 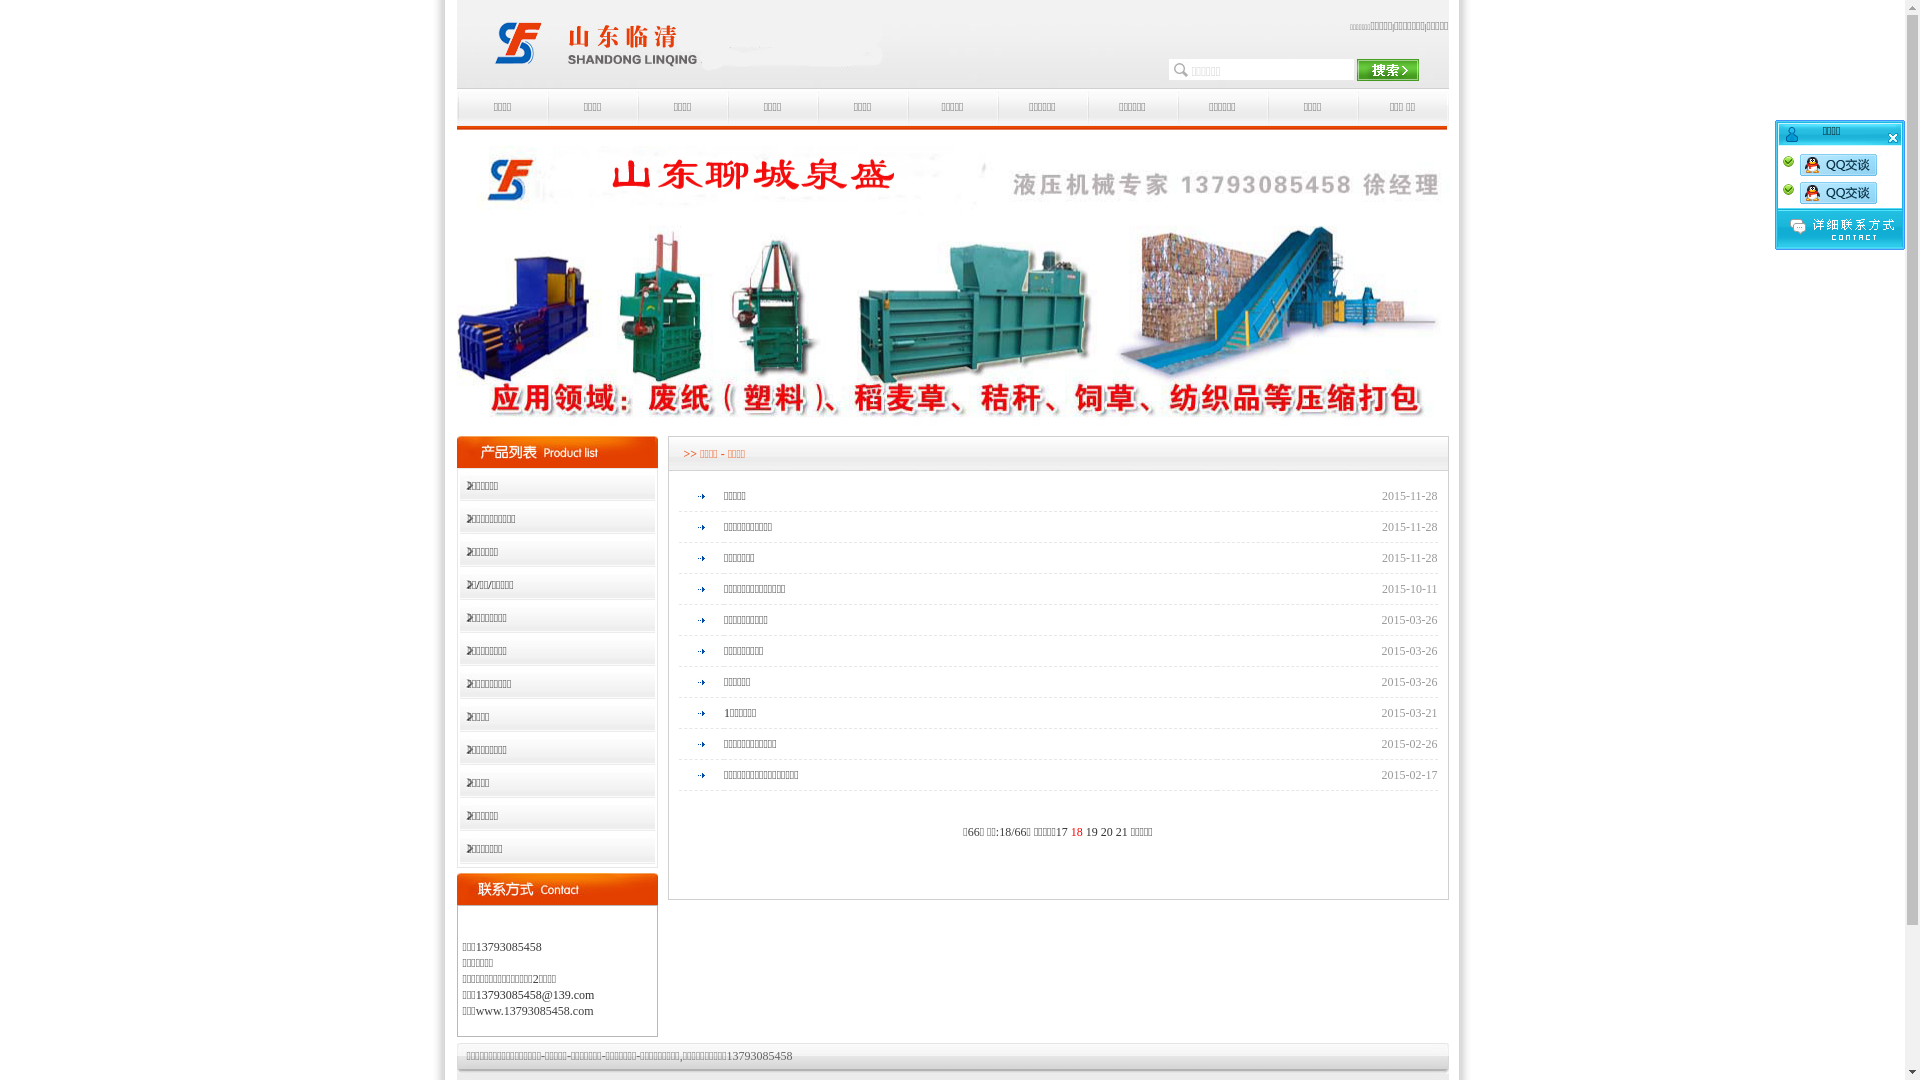 I want to click on '19', so click(x=1091, y=832).